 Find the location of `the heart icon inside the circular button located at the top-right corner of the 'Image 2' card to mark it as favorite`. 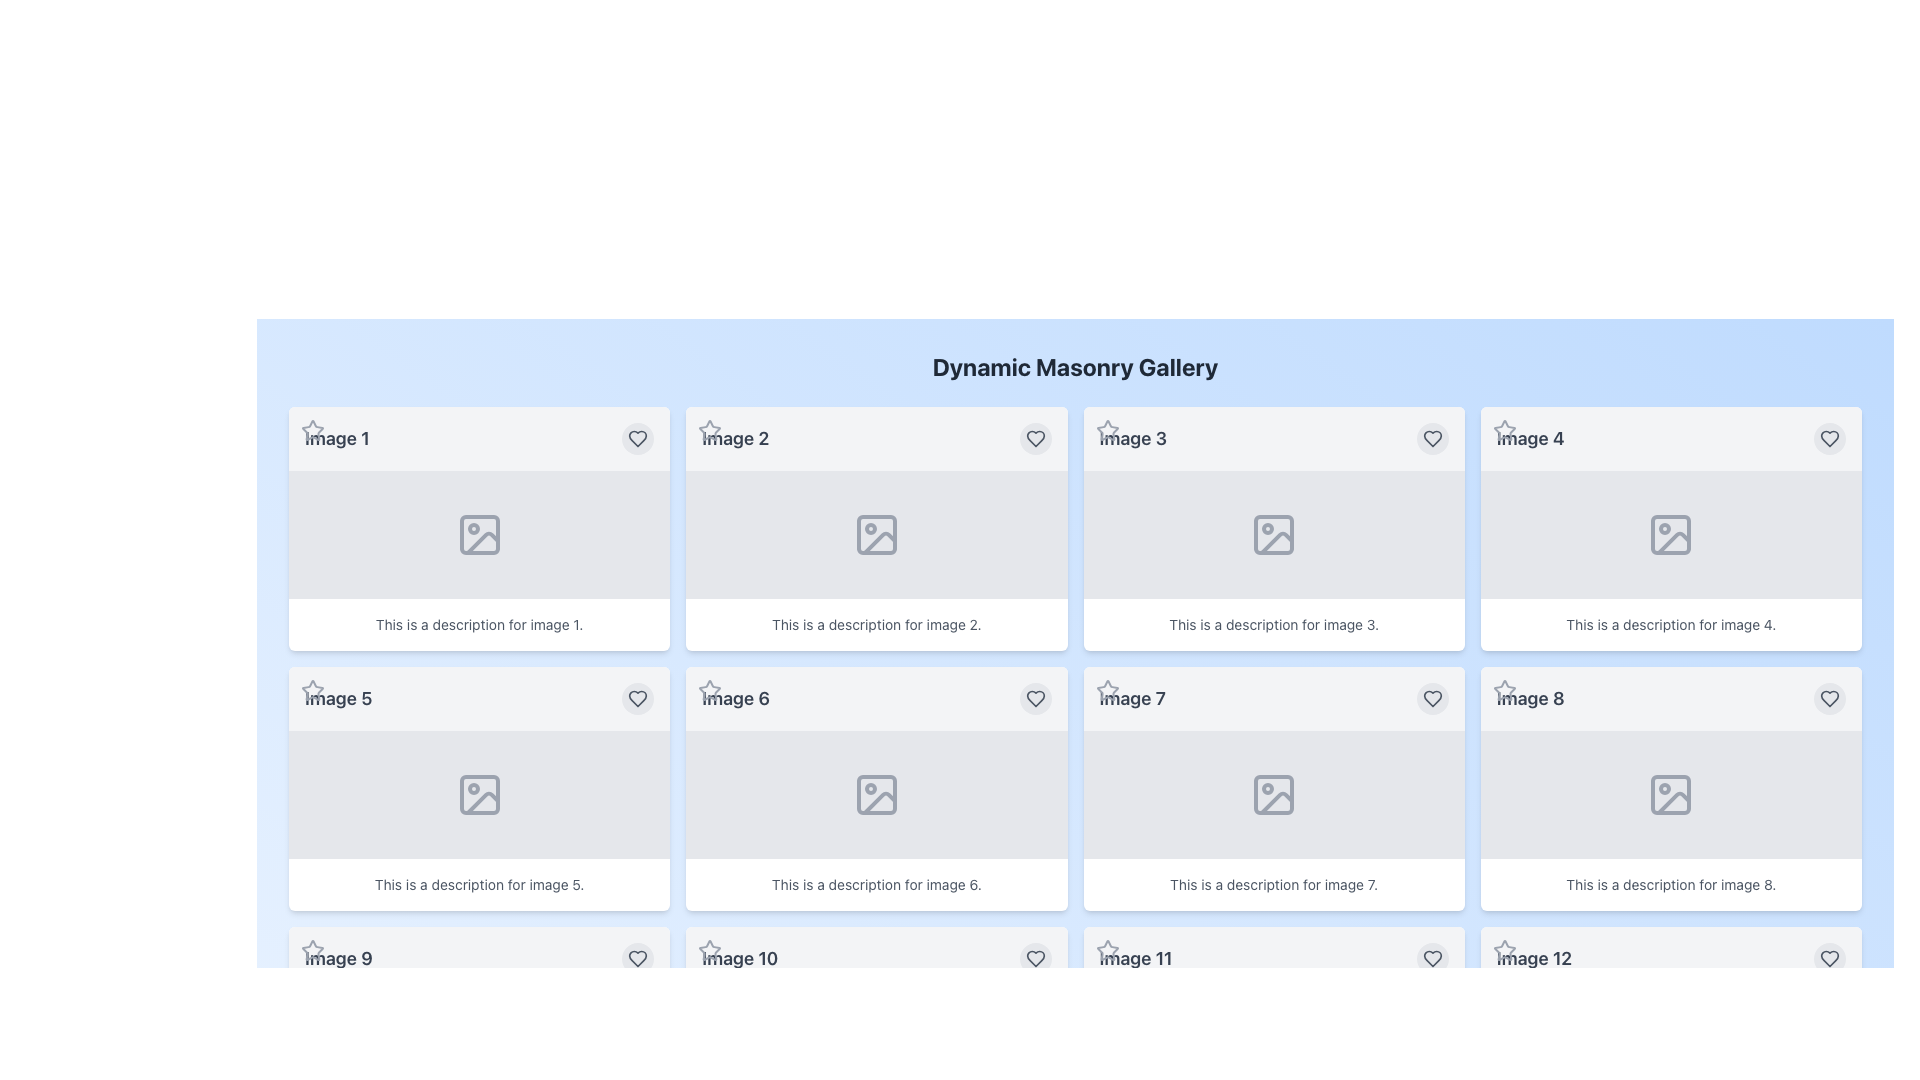

the heart icon inside the circular button located at the top-right corner of the 'Image 2' card to mark it as favorite is located at coordinates (1035, 438).